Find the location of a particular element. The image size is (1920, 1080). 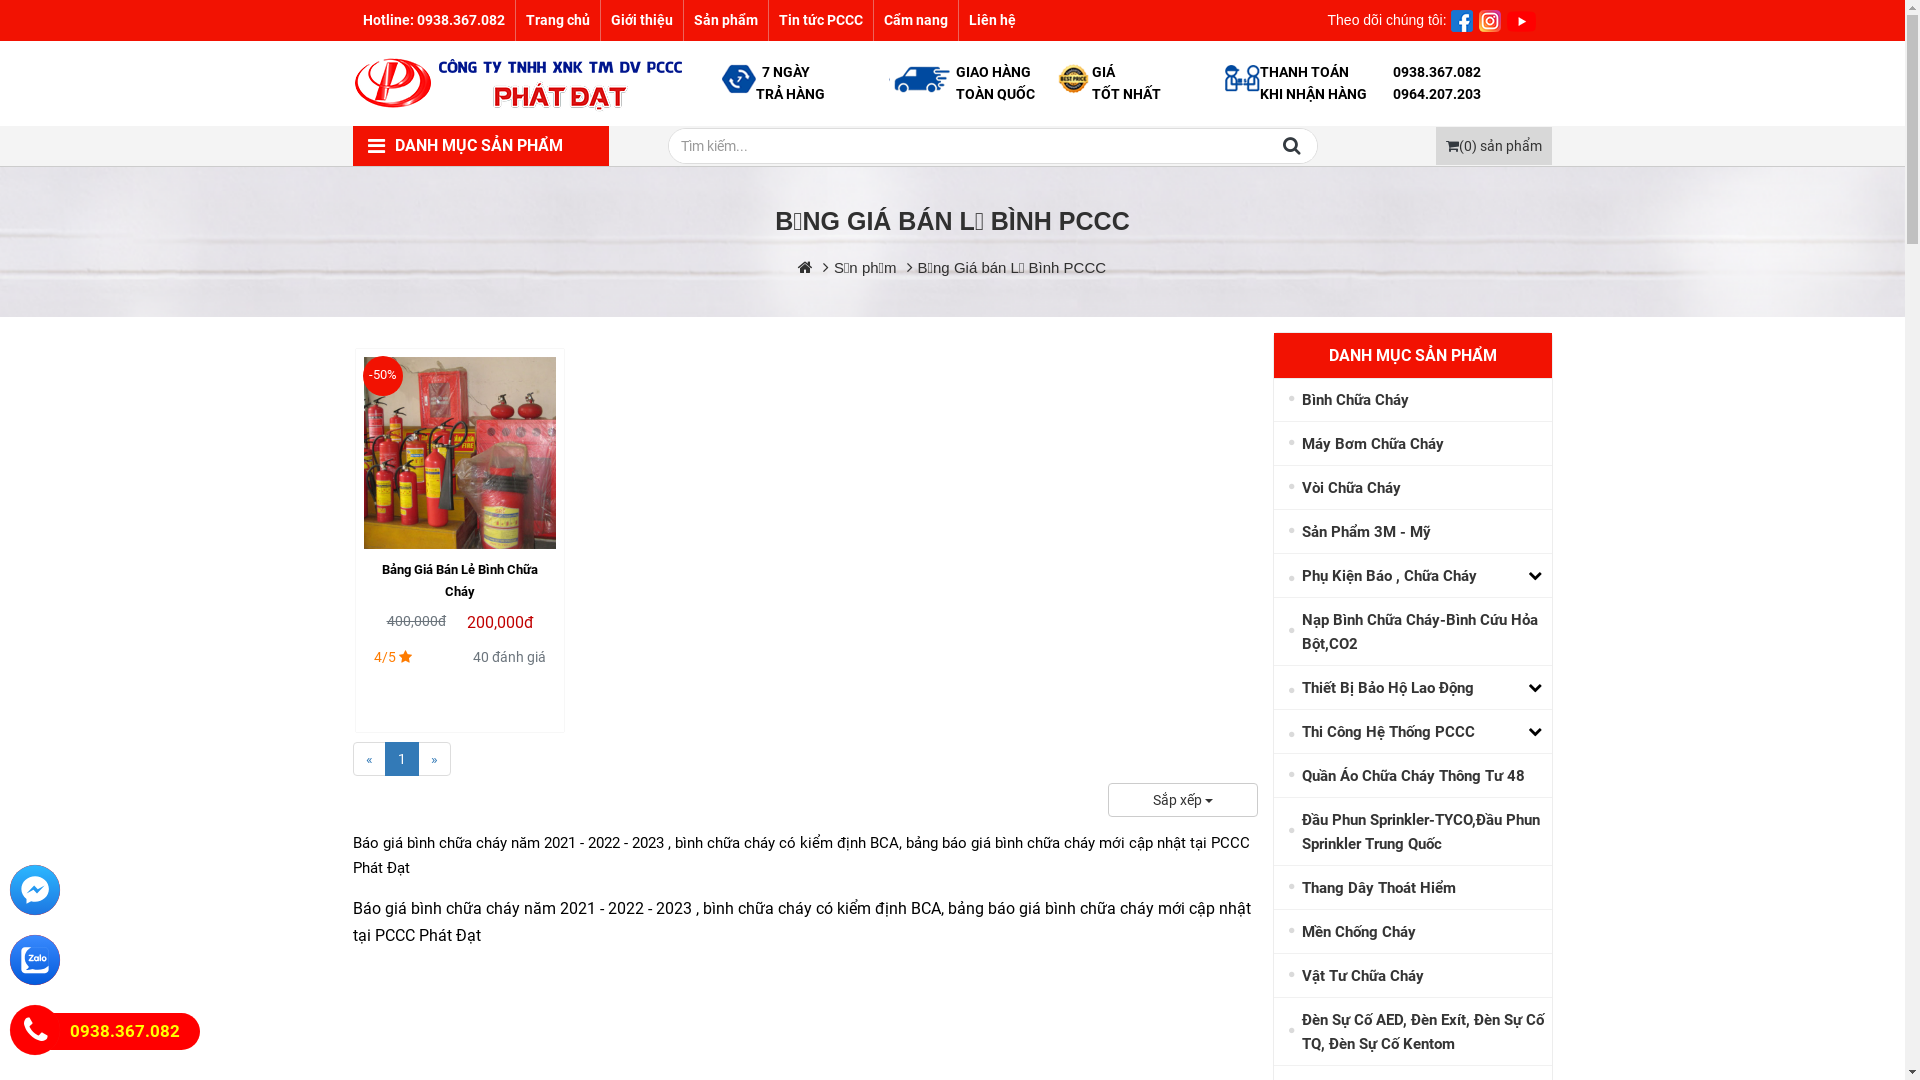

' ' is located at coordinates (1449, 19).